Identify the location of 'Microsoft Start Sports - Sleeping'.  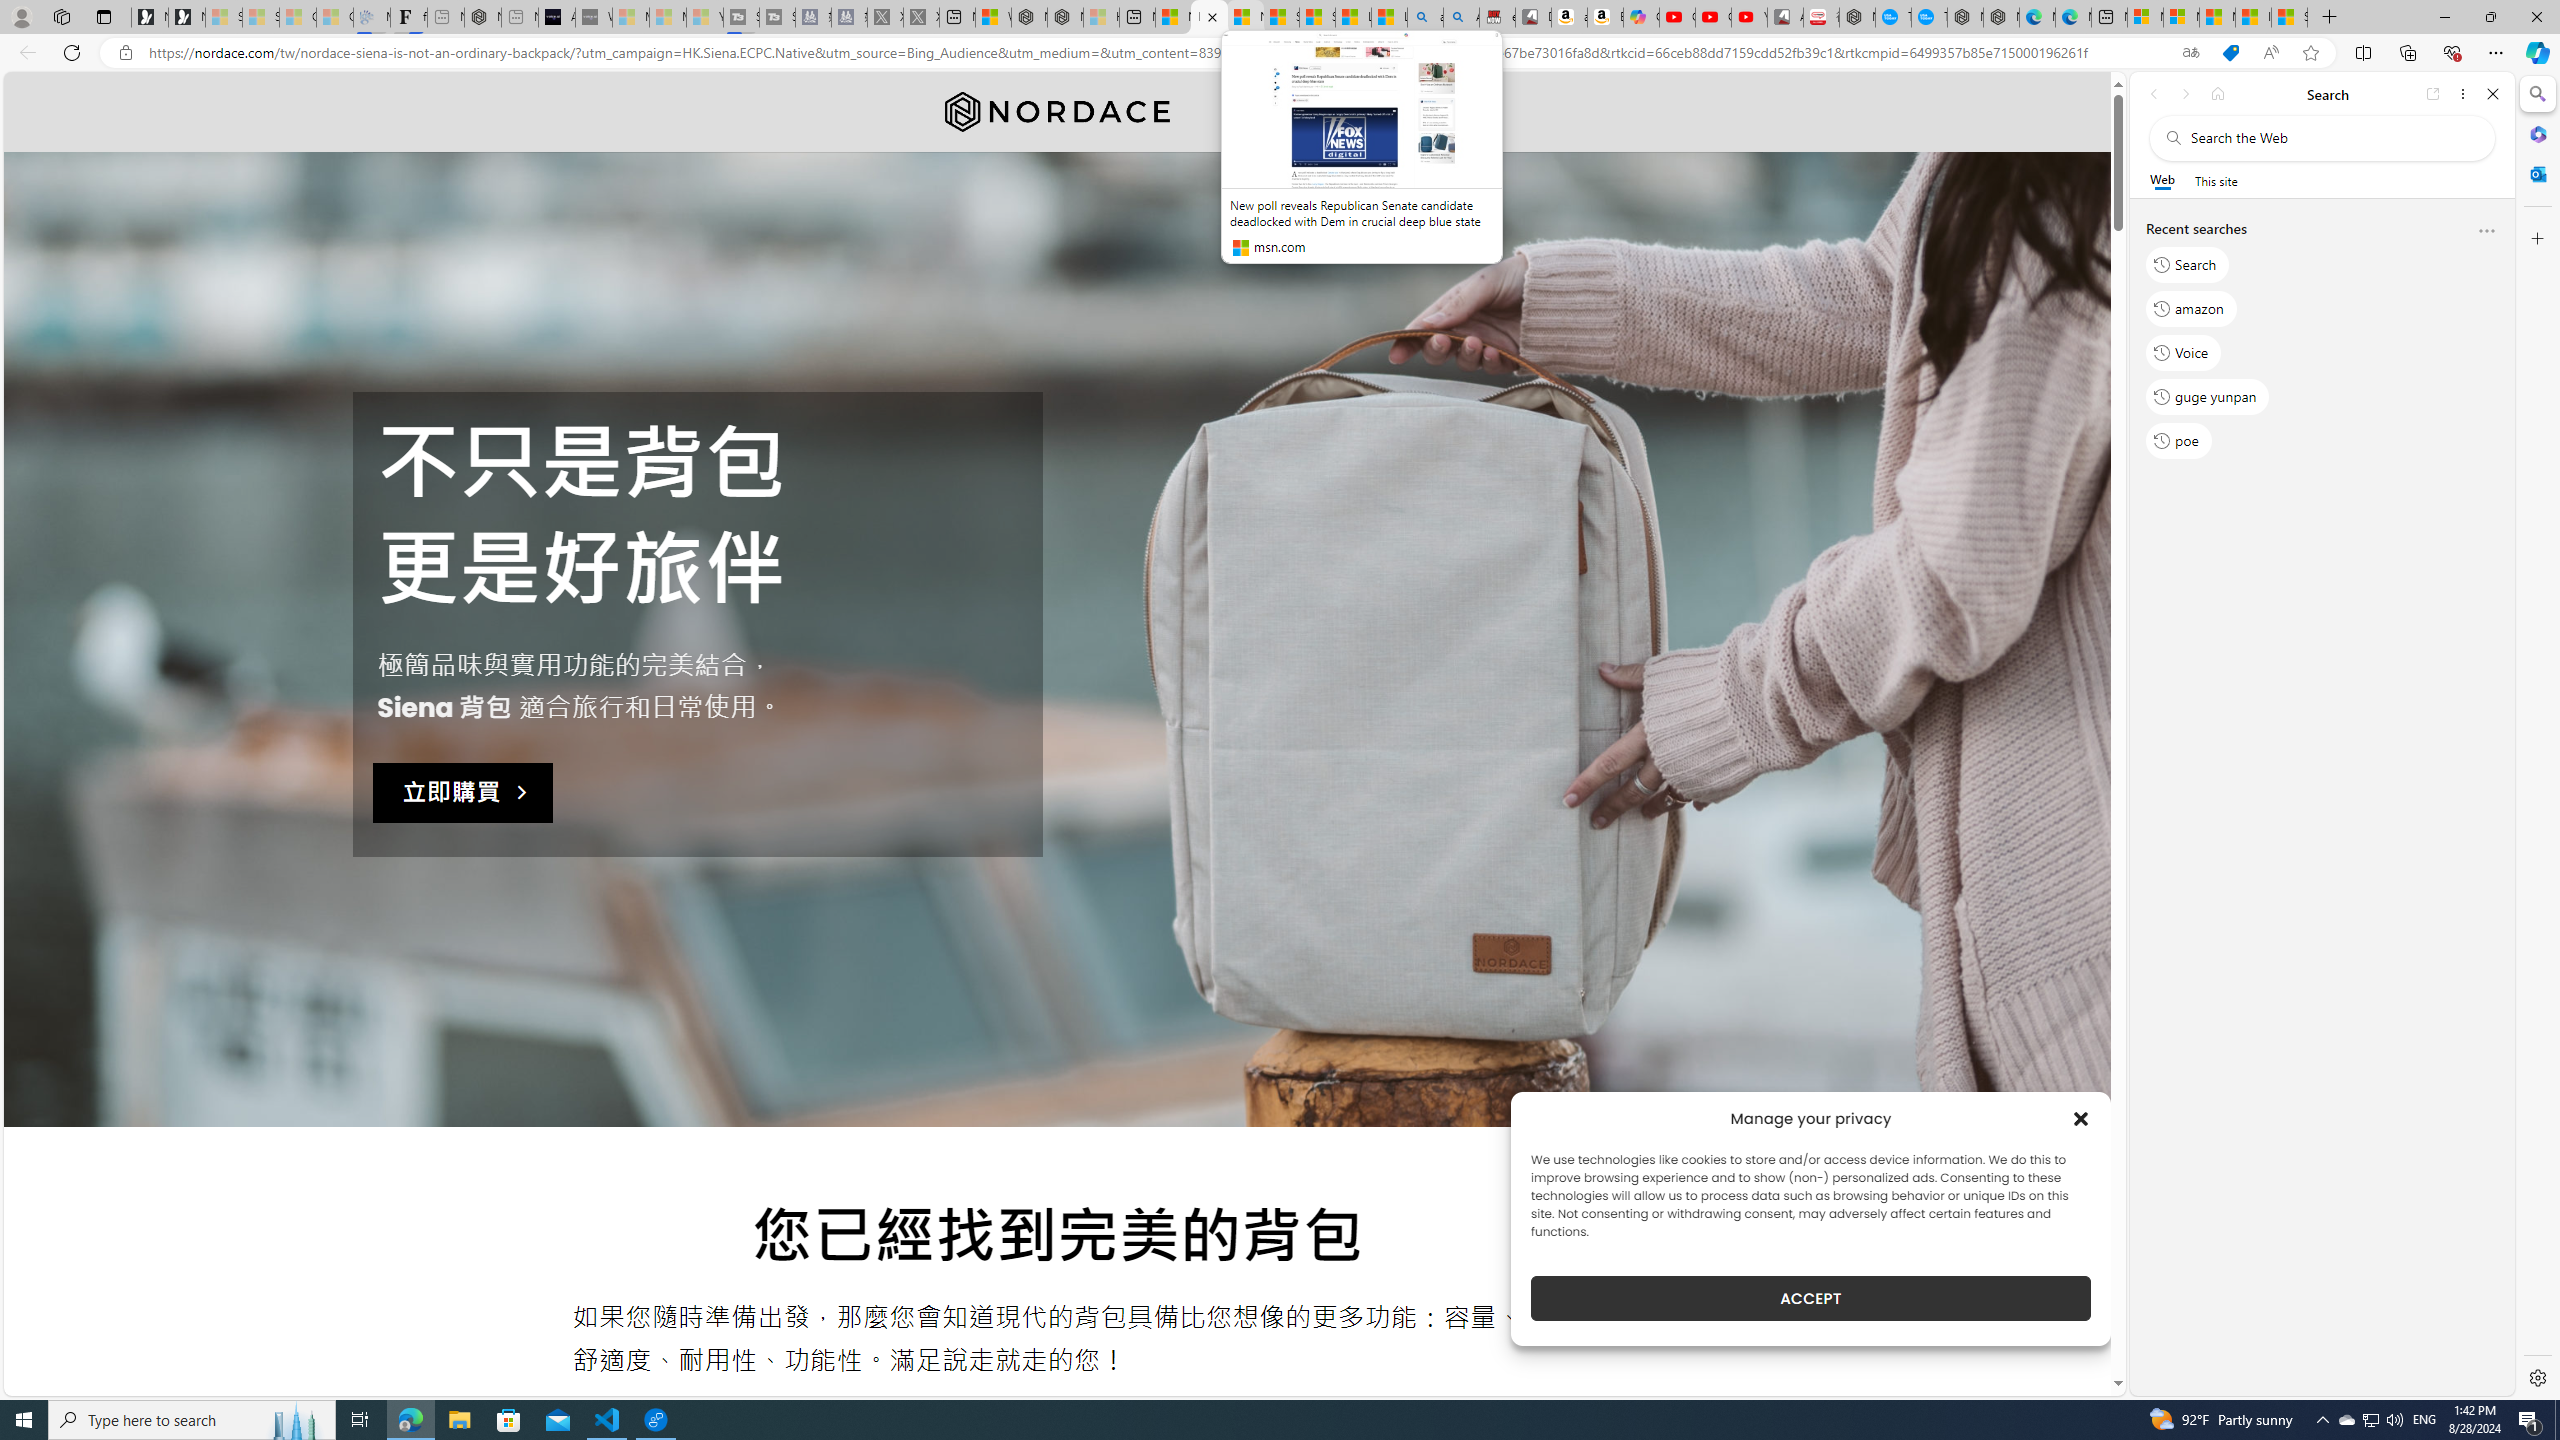
(631, 16).